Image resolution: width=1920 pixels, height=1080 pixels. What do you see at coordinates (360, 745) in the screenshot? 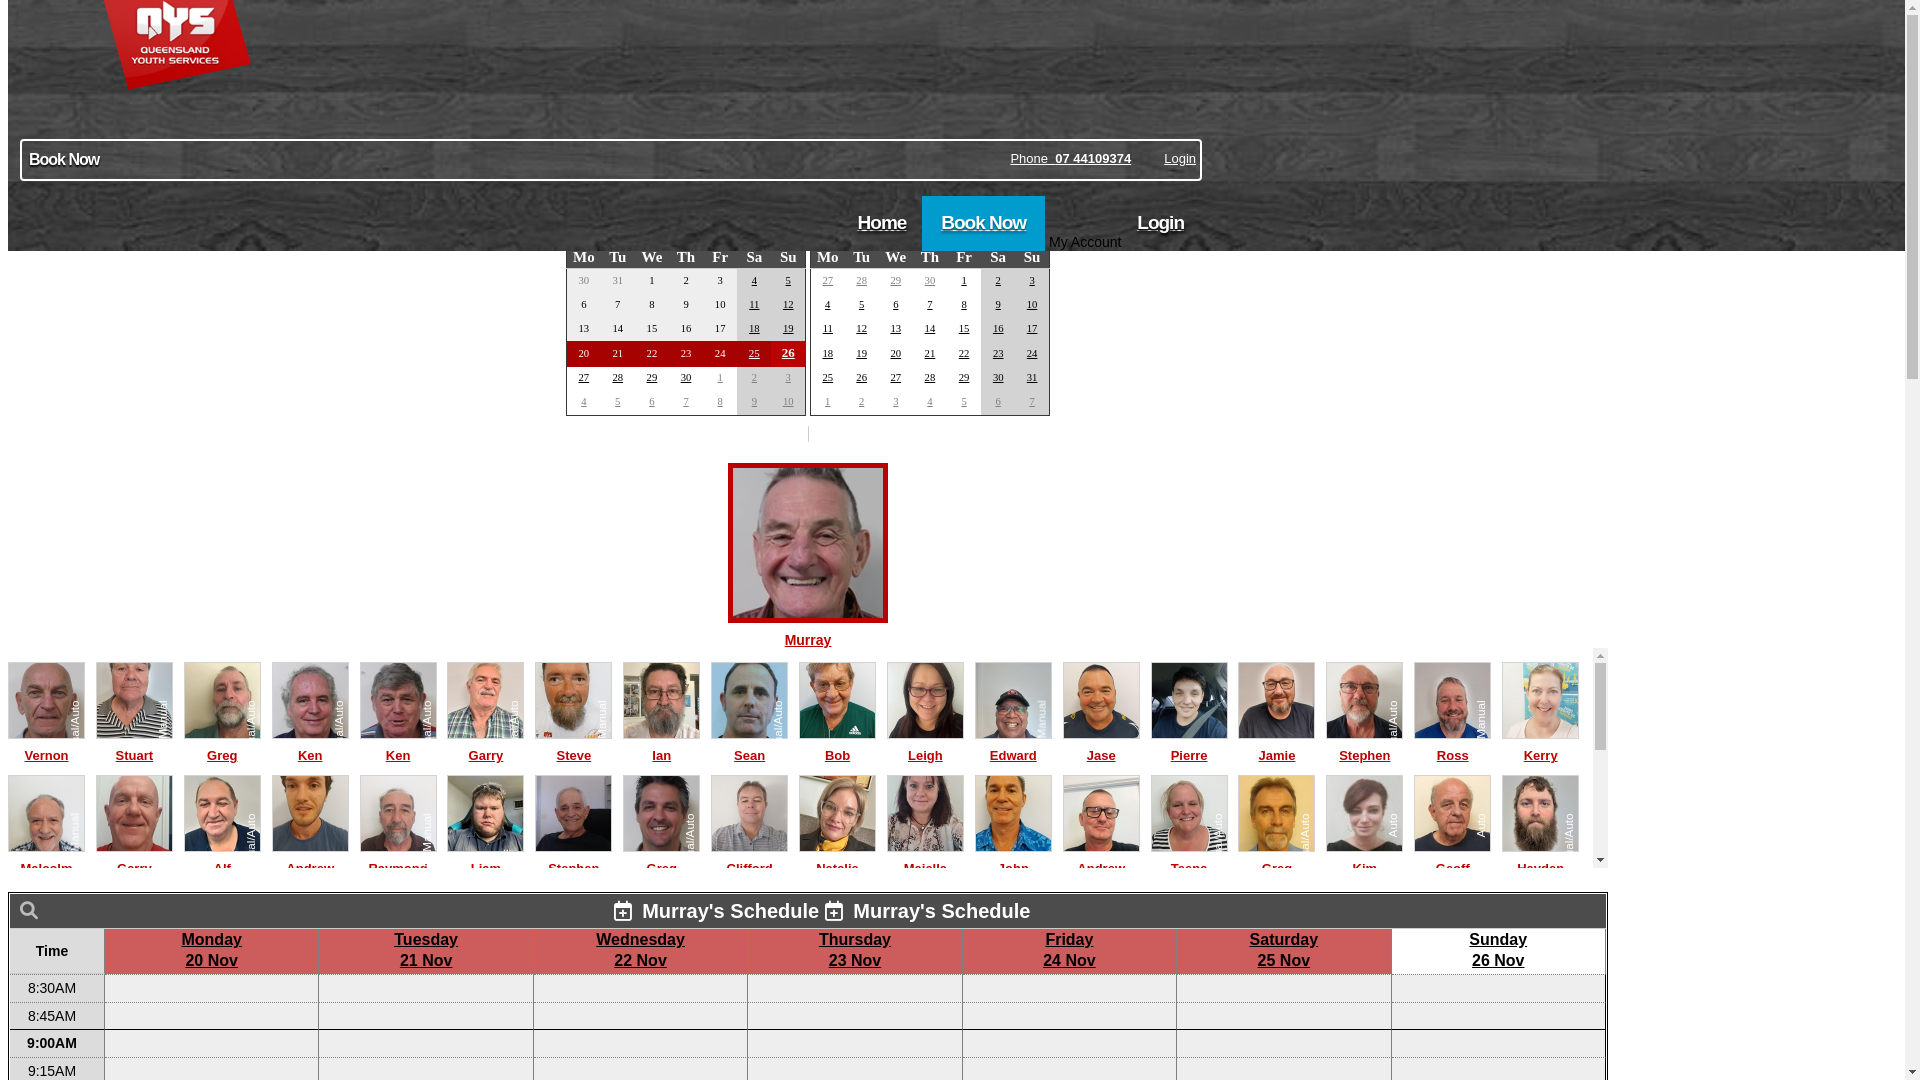
I see `'Ken` at bounding box center [360, 745].